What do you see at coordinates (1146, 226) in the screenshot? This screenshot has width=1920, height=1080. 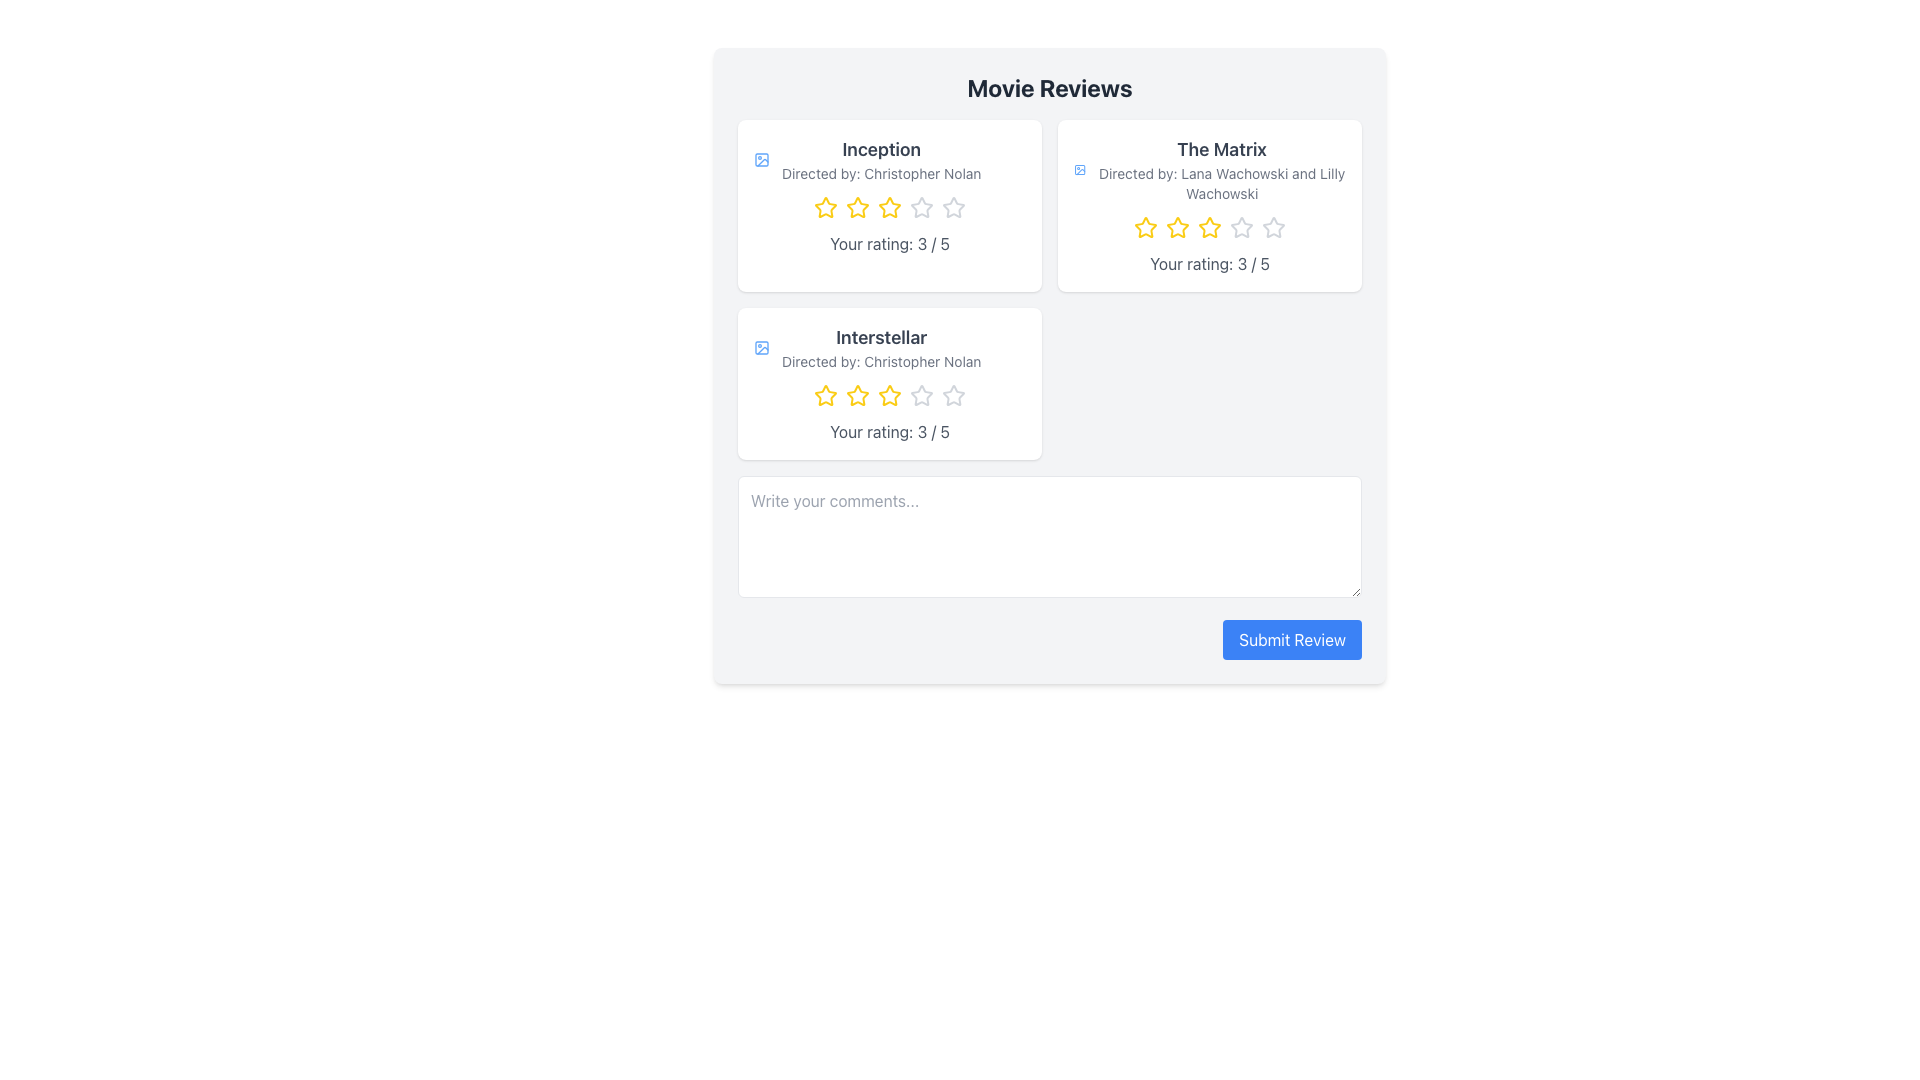 I see `the first yellow star in the rating system for 'The Matrix'` at bounding box center [1146, 226].